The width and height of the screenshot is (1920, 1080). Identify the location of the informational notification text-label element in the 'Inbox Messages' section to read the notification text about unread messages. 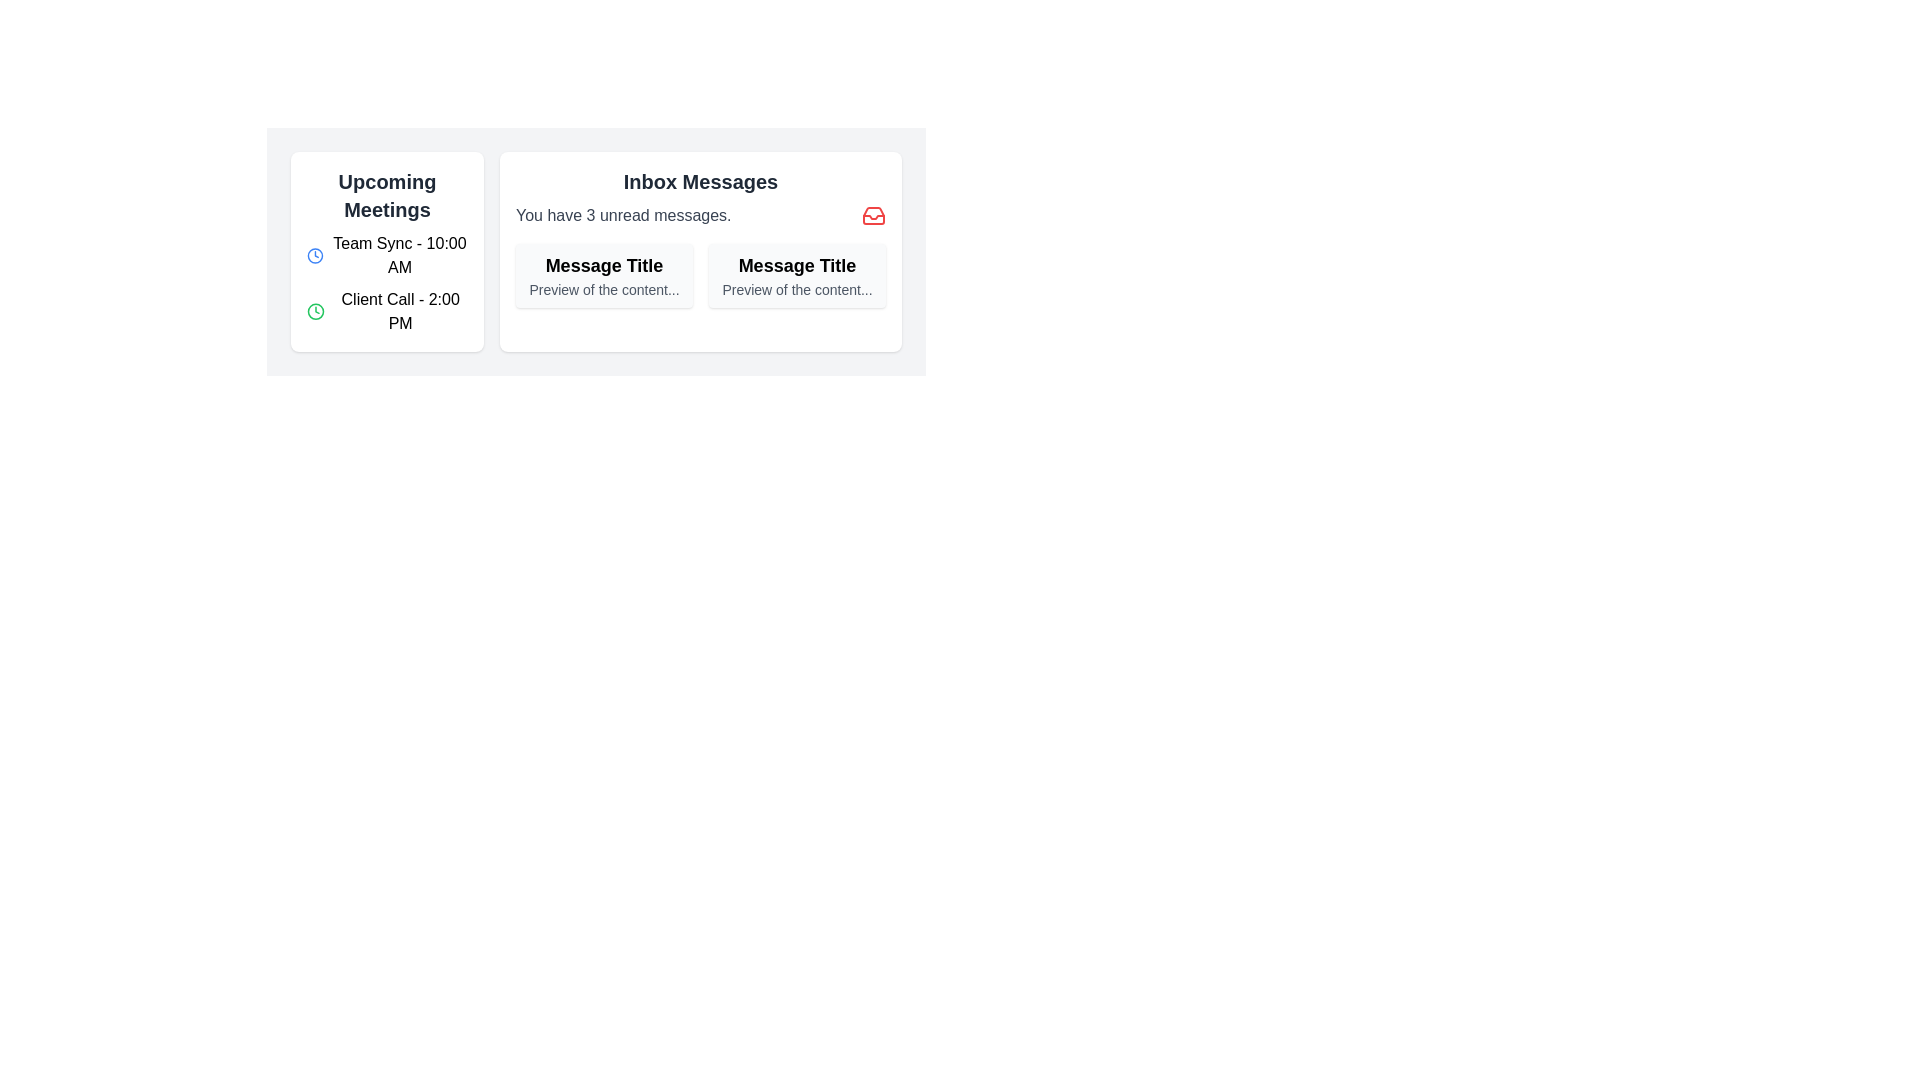
(700, 216).